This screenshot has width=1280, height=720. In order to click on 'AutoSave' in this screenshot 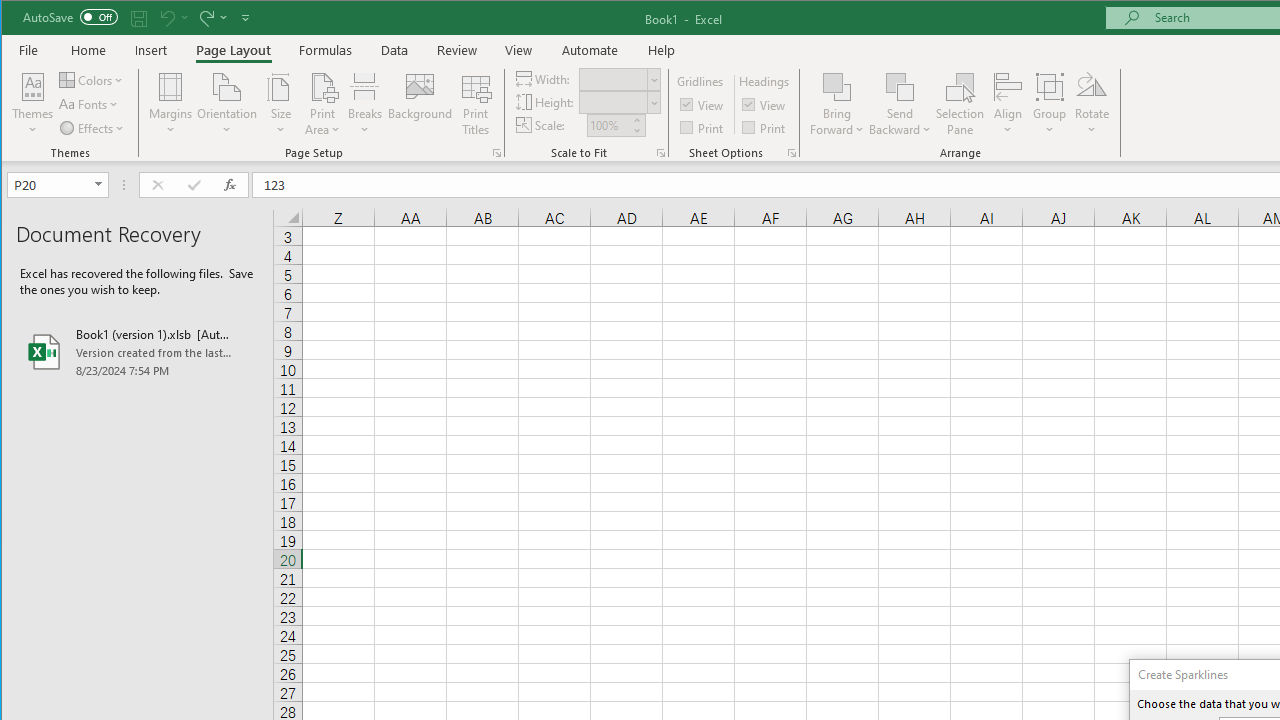, I will do `click(70, 17)`.